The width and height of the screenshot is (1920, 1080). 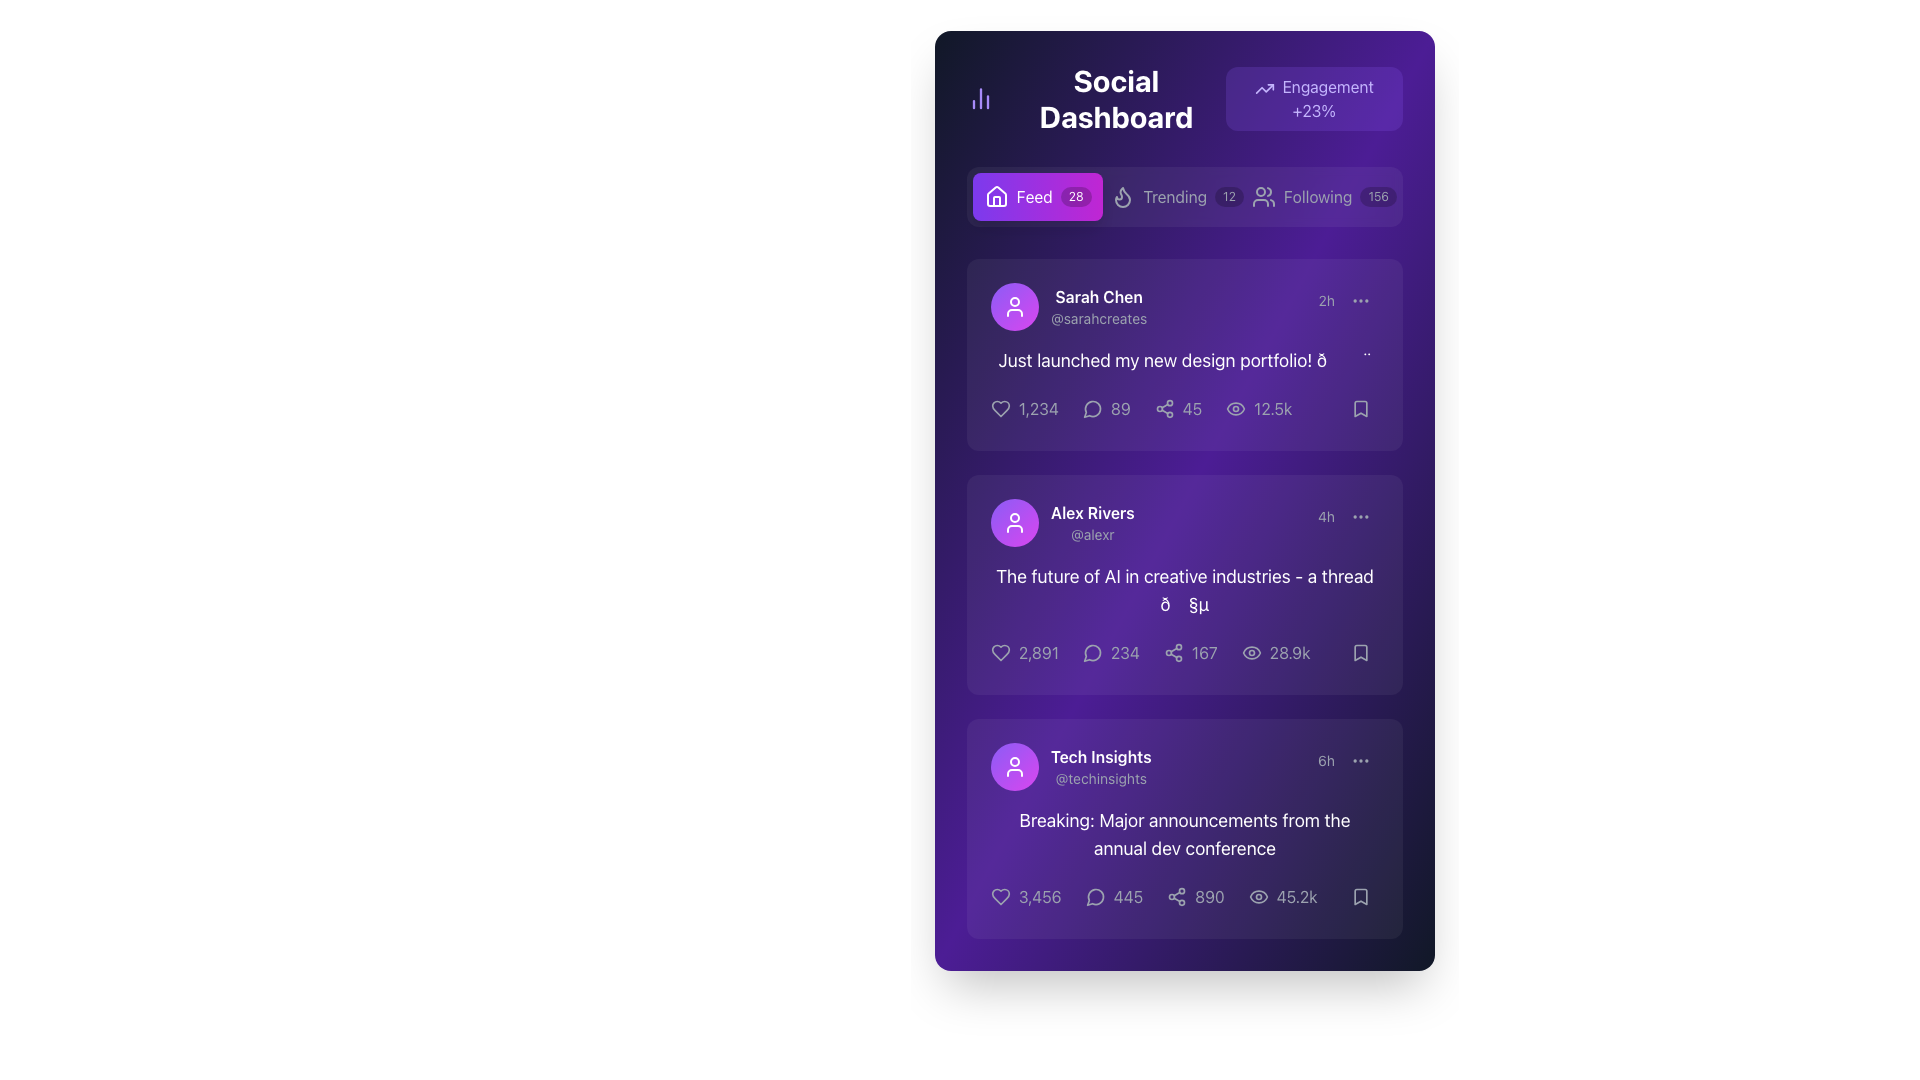 I want to click on the bookmark icon located at the top right corner of the first post card, so click(x=1360, y=407).